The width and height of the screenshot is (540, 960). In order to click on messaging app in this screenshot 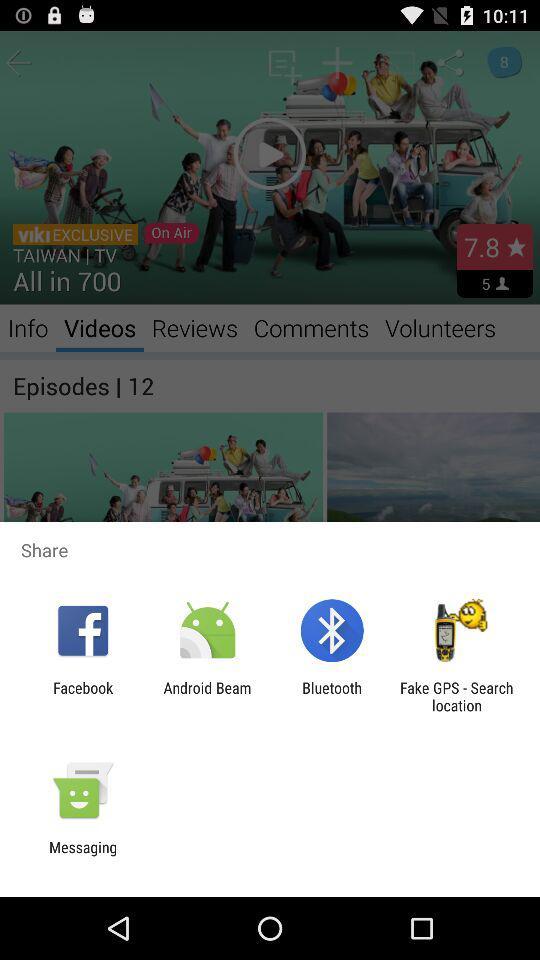, I will do `click(82, 855)`.